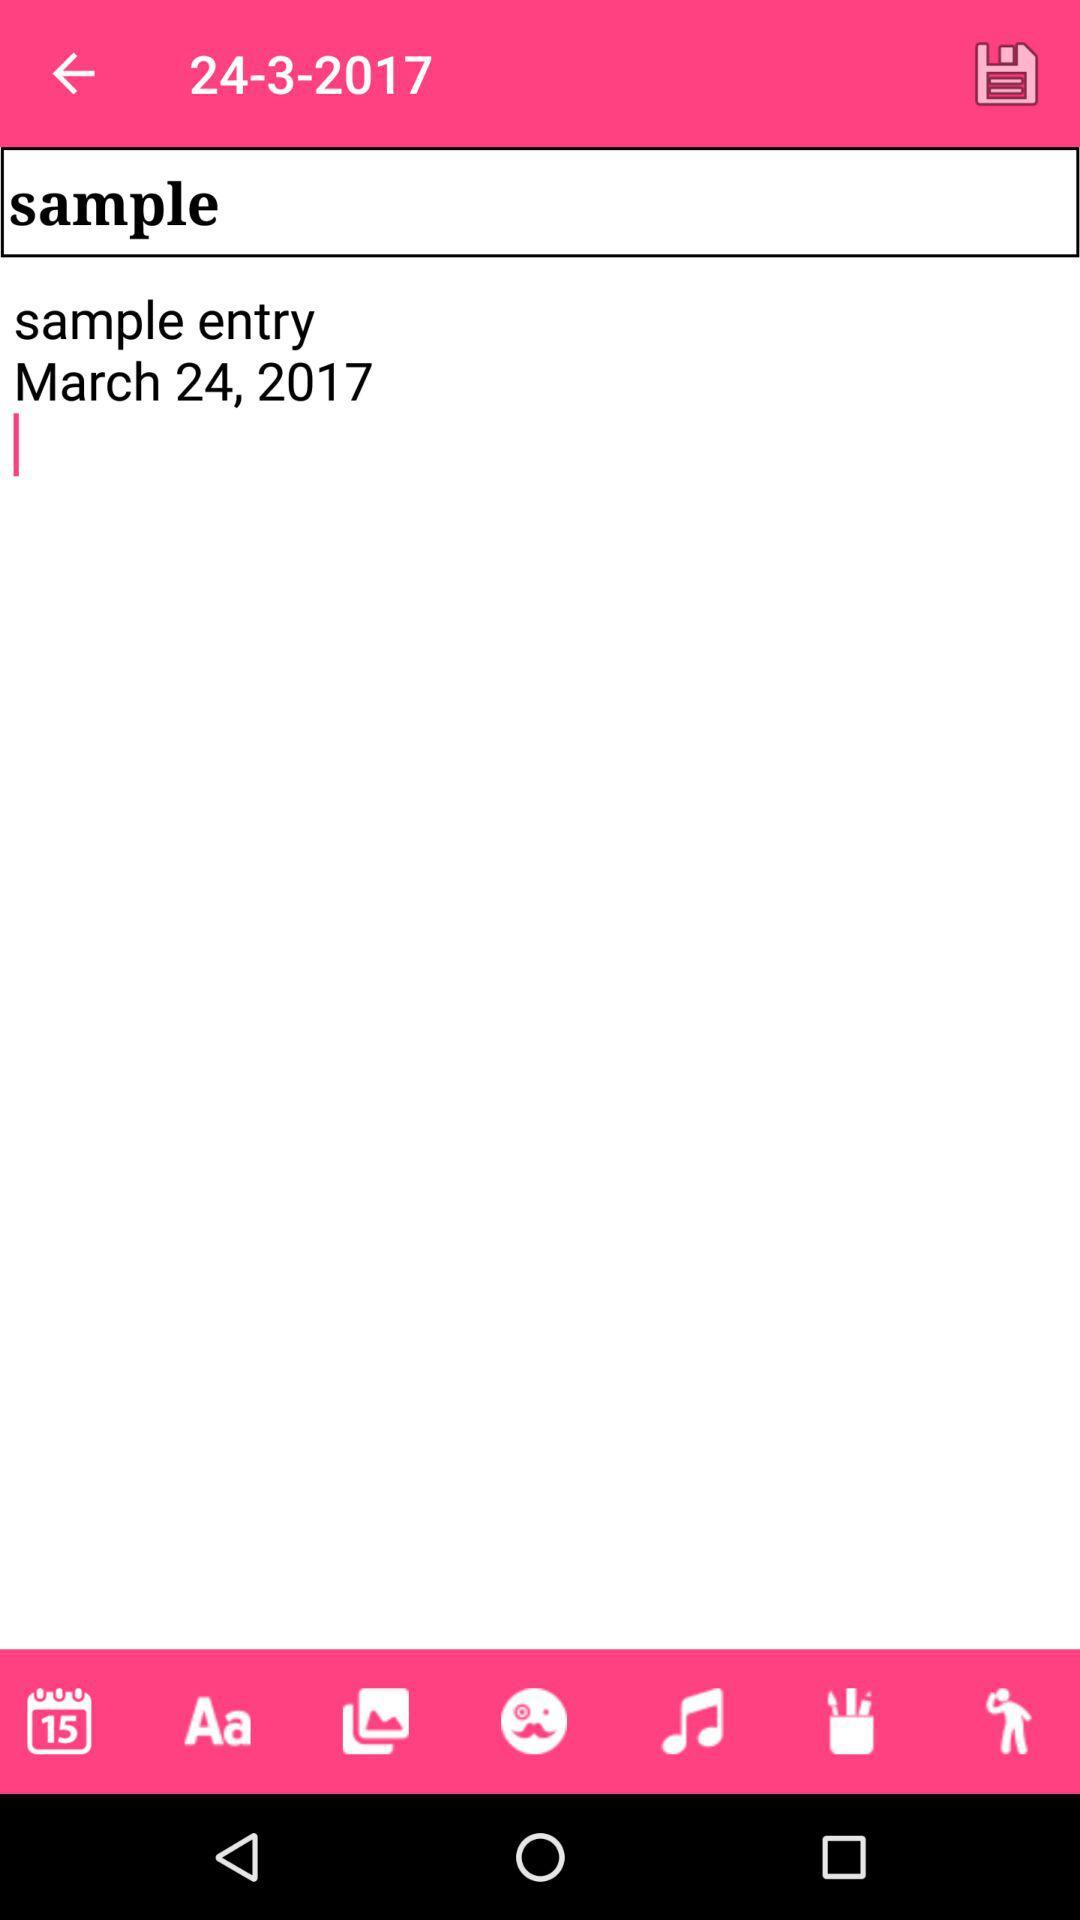 This screenshot has width=1080, height=1920. Describe the element at coordinates (540, 966) in the screenshot. I see `sample entry march` at that location.